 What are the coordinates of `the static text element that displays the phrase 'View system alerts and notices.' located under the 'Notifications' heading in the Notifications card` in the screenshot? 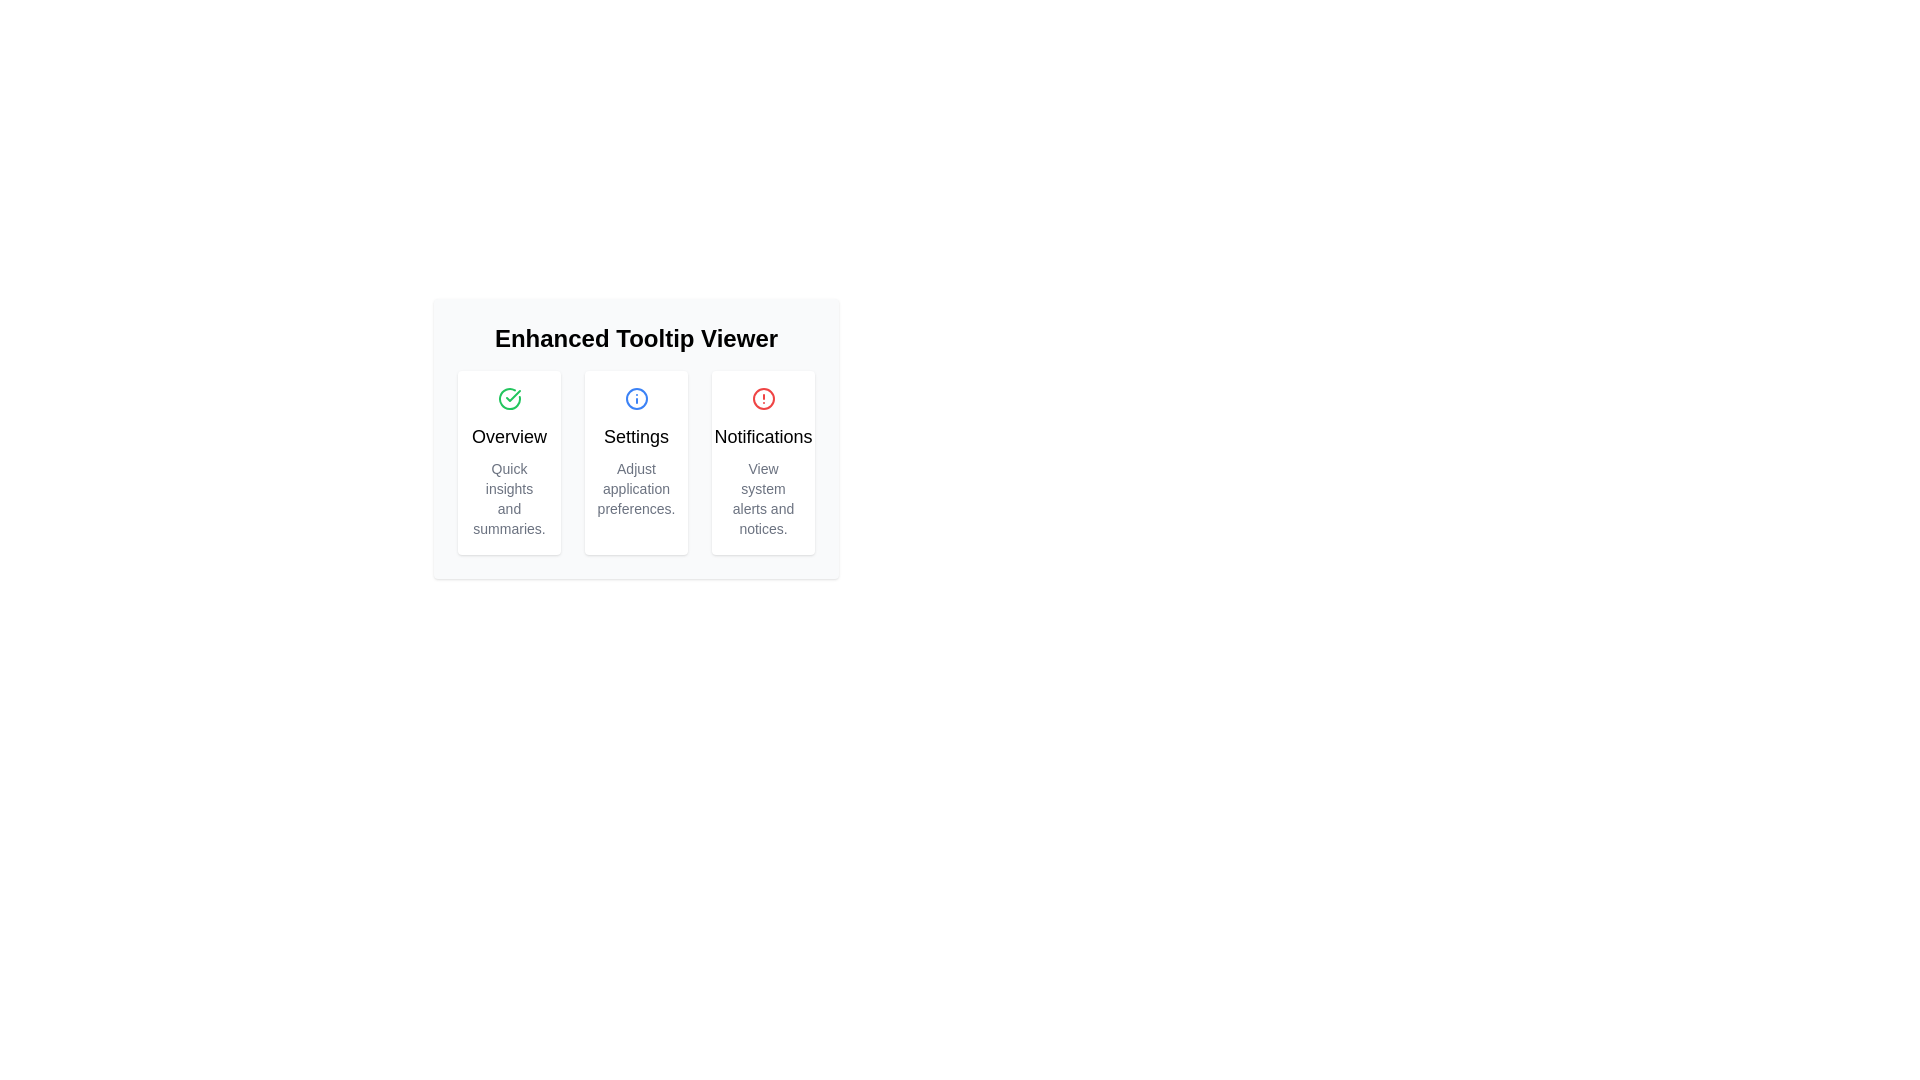 It's located at (762, 497).